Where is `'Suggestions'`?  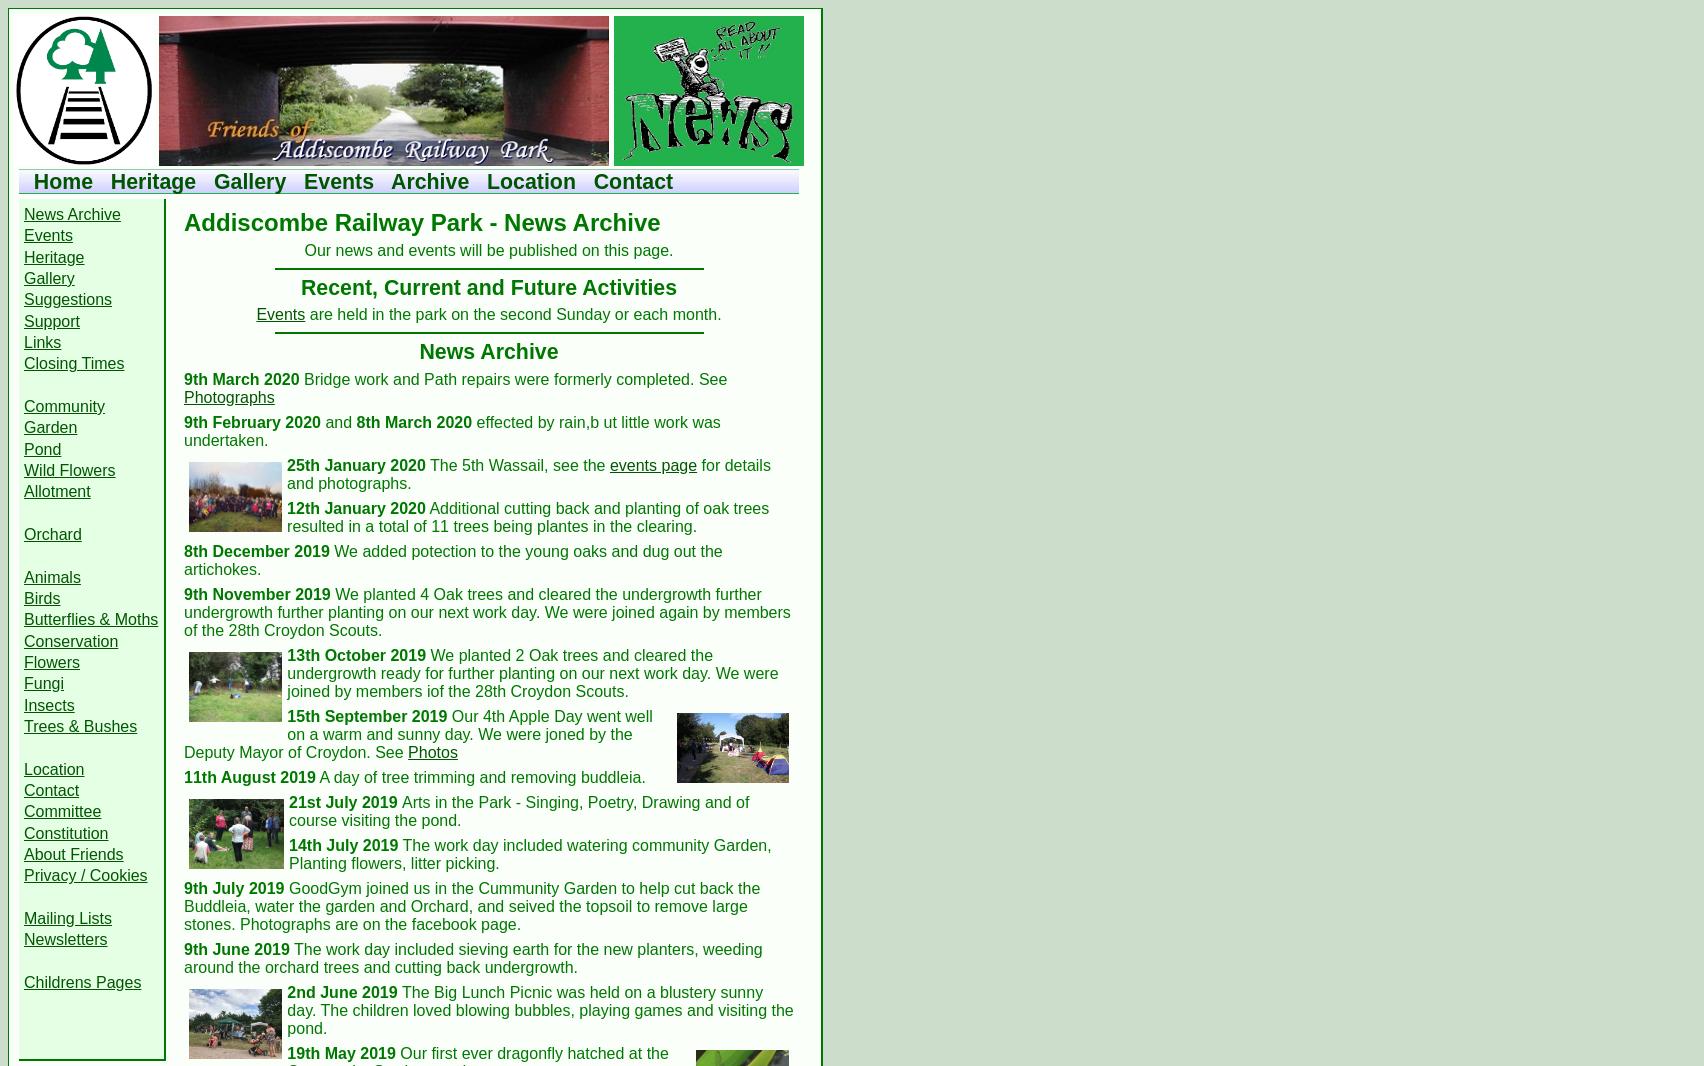
'Suggestions' is located at coordinates (67, 299).